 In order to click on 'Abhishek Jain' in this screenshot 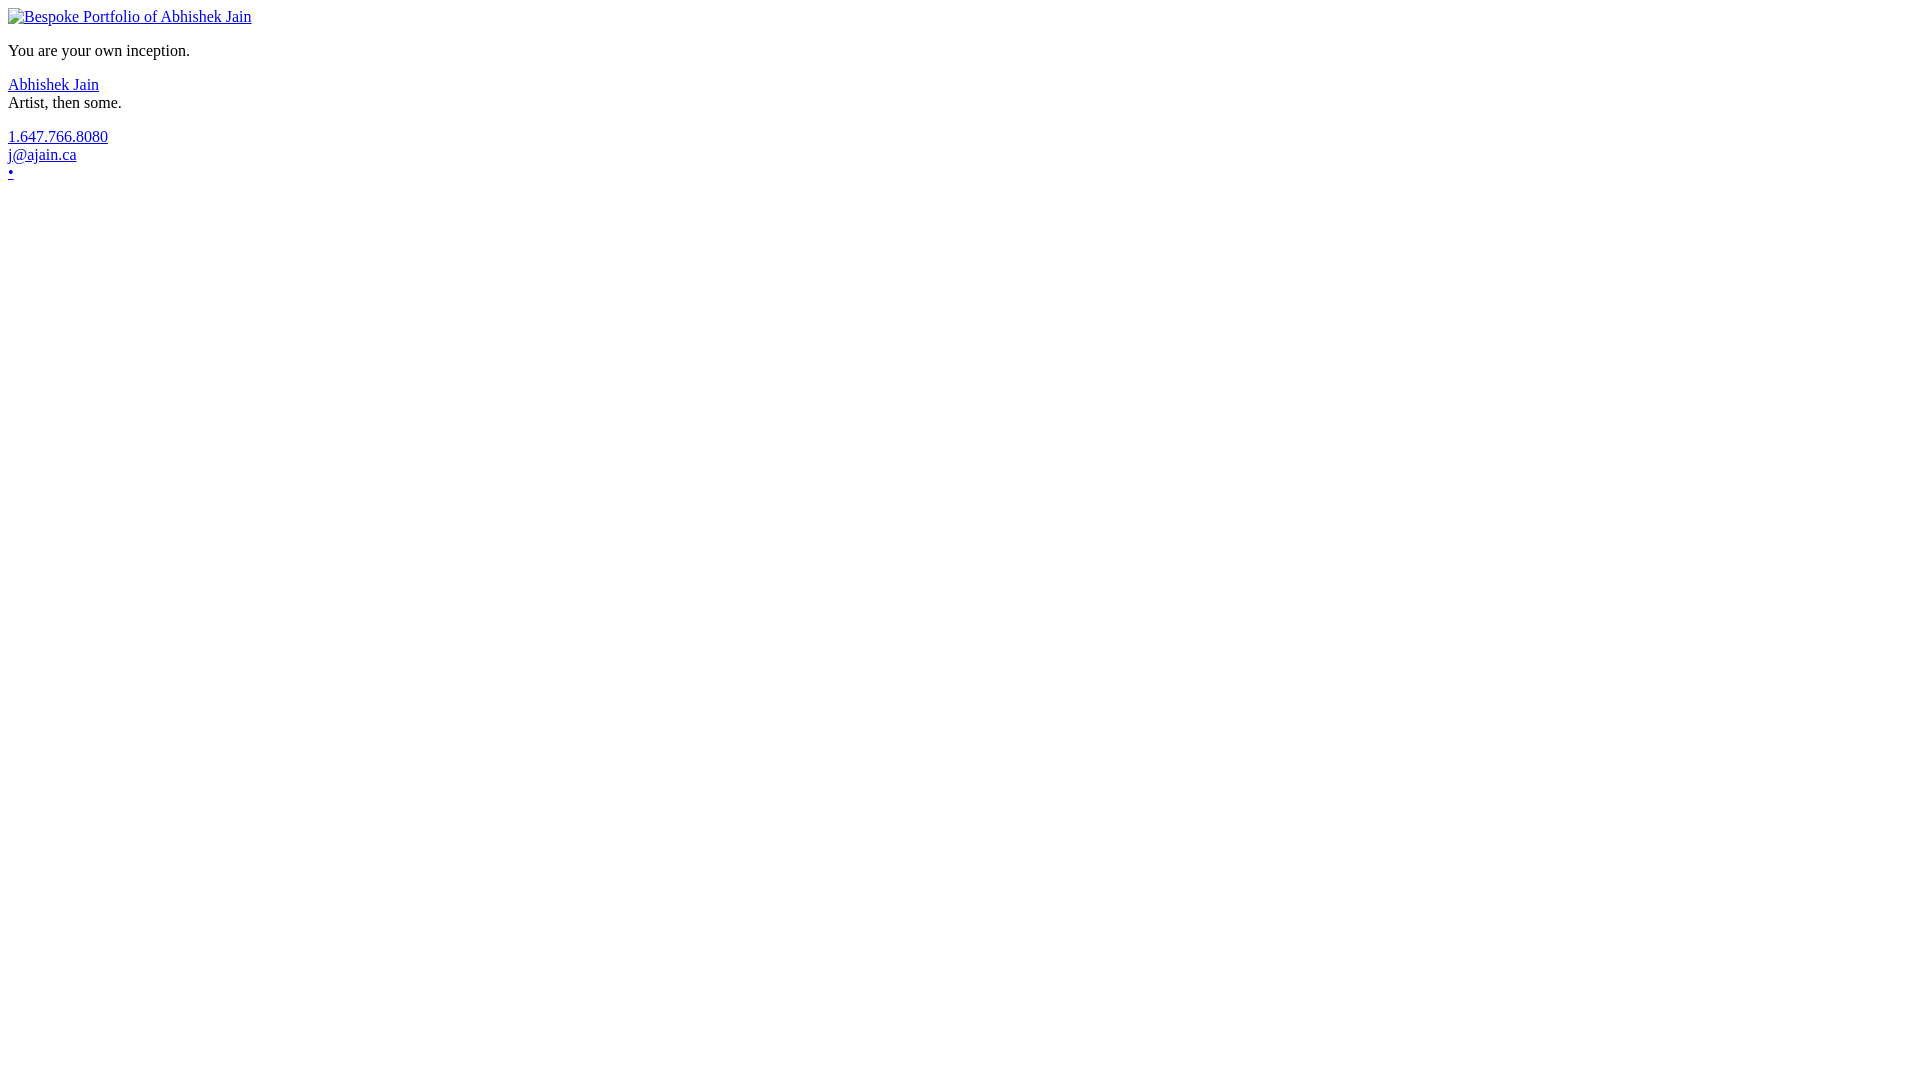, I will do `click(53, 83)`.